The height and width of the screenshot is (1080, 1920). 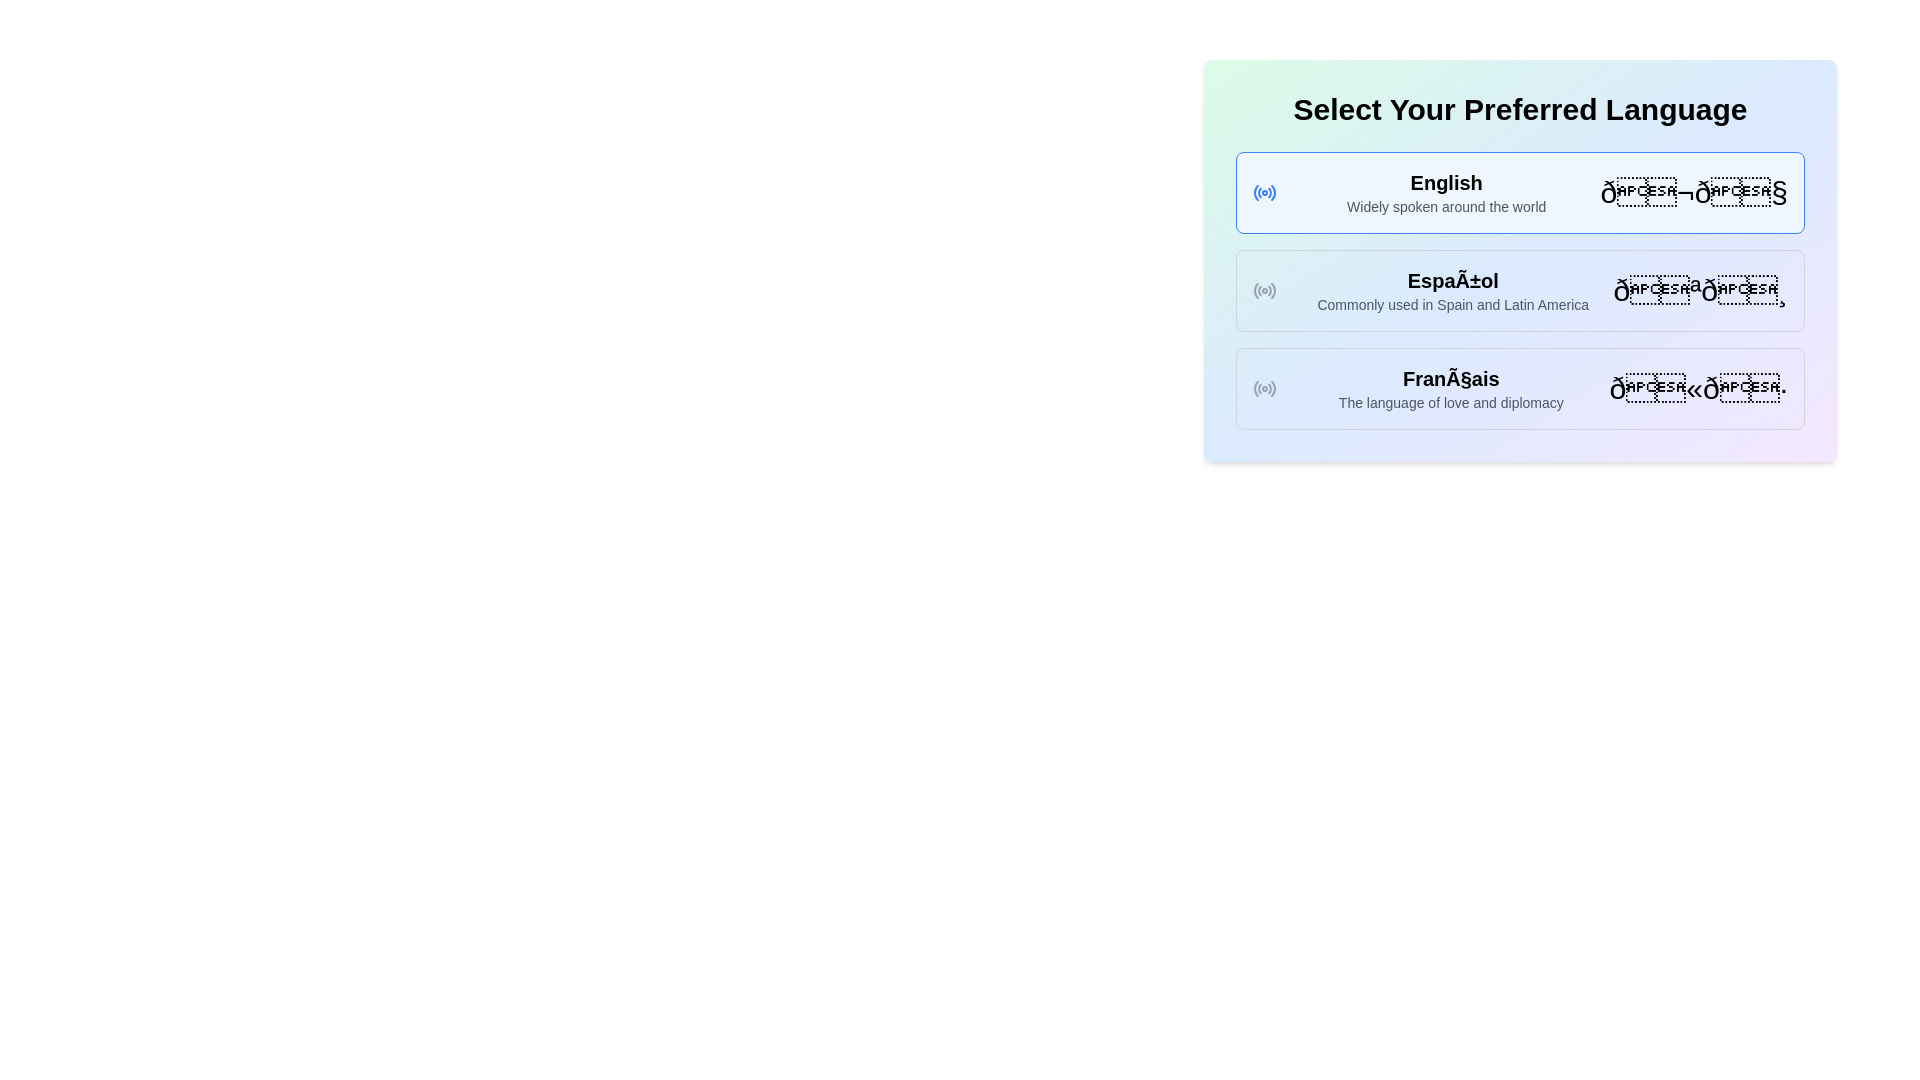 I want to click on the bolded flag emoji icon located in the 'Español' language option block on the rightmost side, so click(x=1699, y=290).